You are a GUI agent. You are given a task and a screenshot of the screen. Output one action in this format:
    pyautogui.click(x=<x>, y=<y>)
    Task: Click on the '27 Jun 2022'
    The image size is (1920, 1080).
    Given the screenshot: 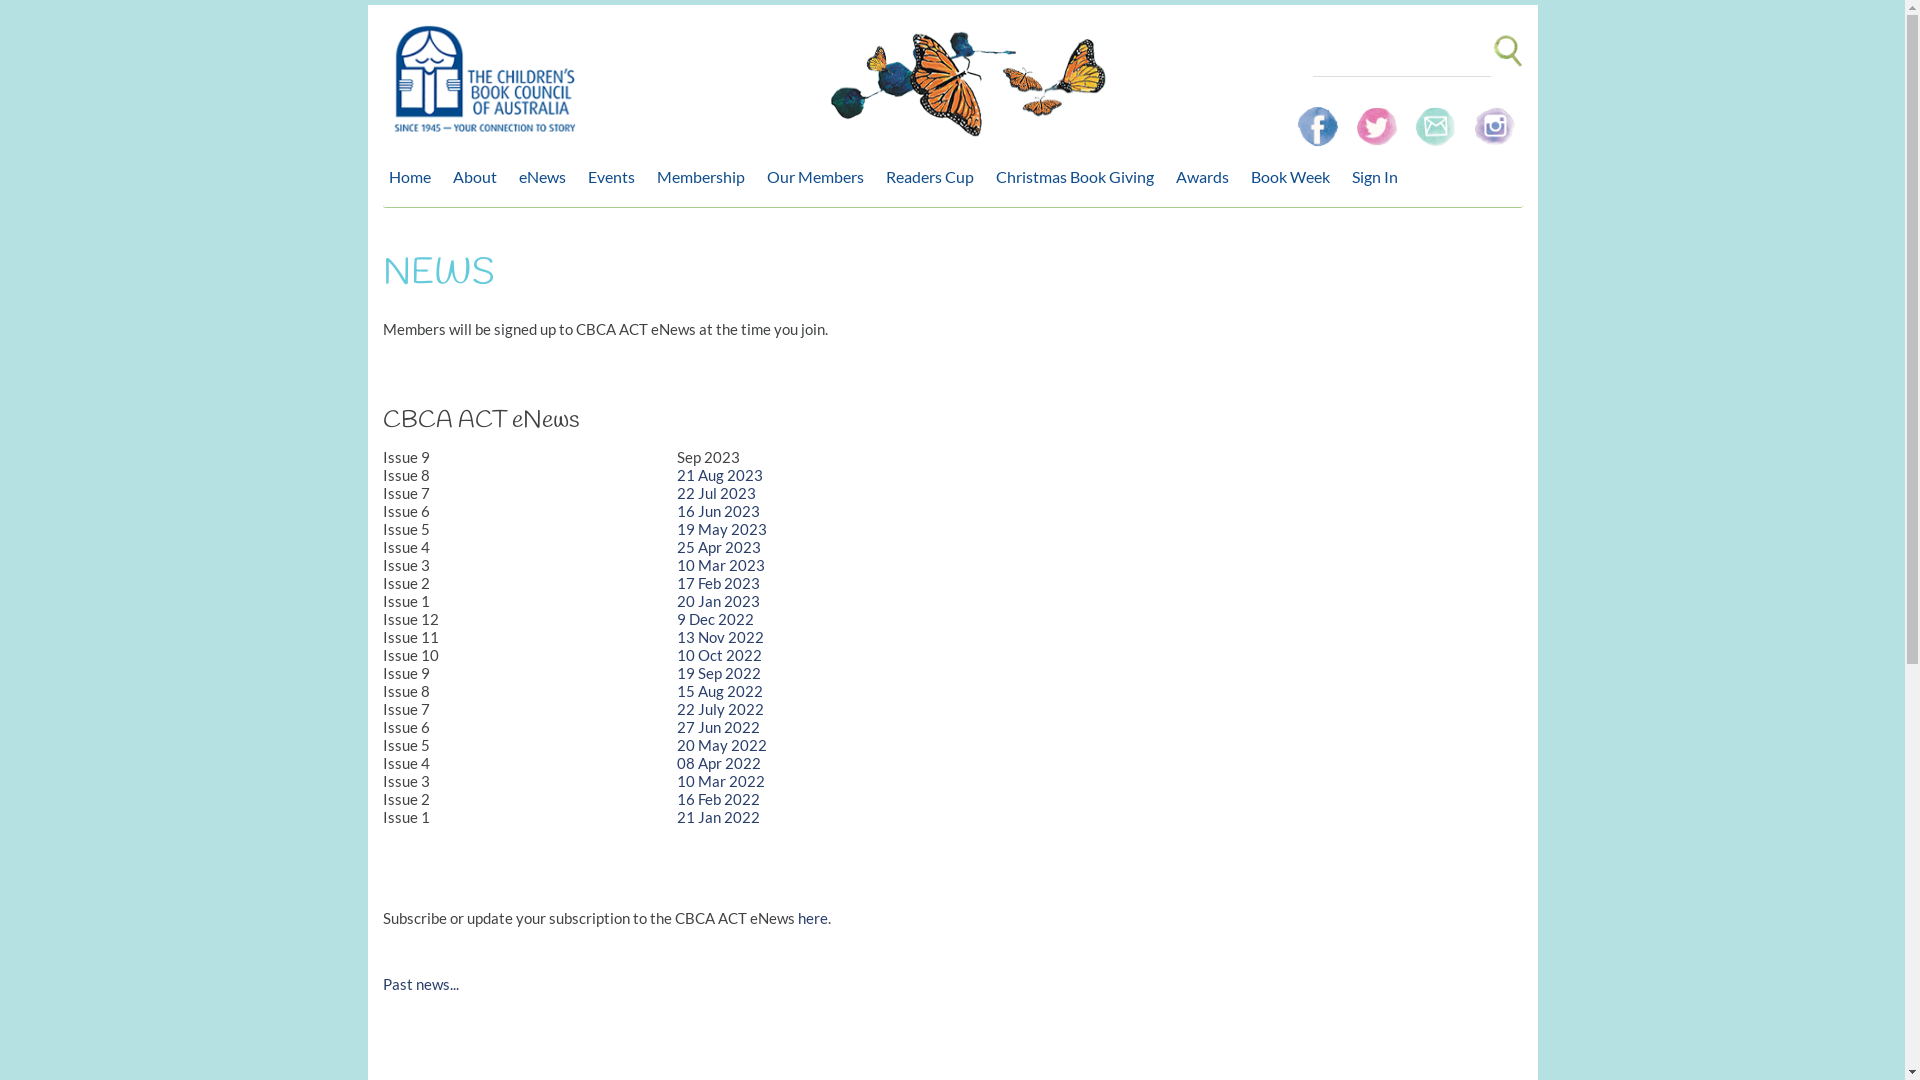 What is the action you would take?
    pyautogui.click(x=718, y=726)
    